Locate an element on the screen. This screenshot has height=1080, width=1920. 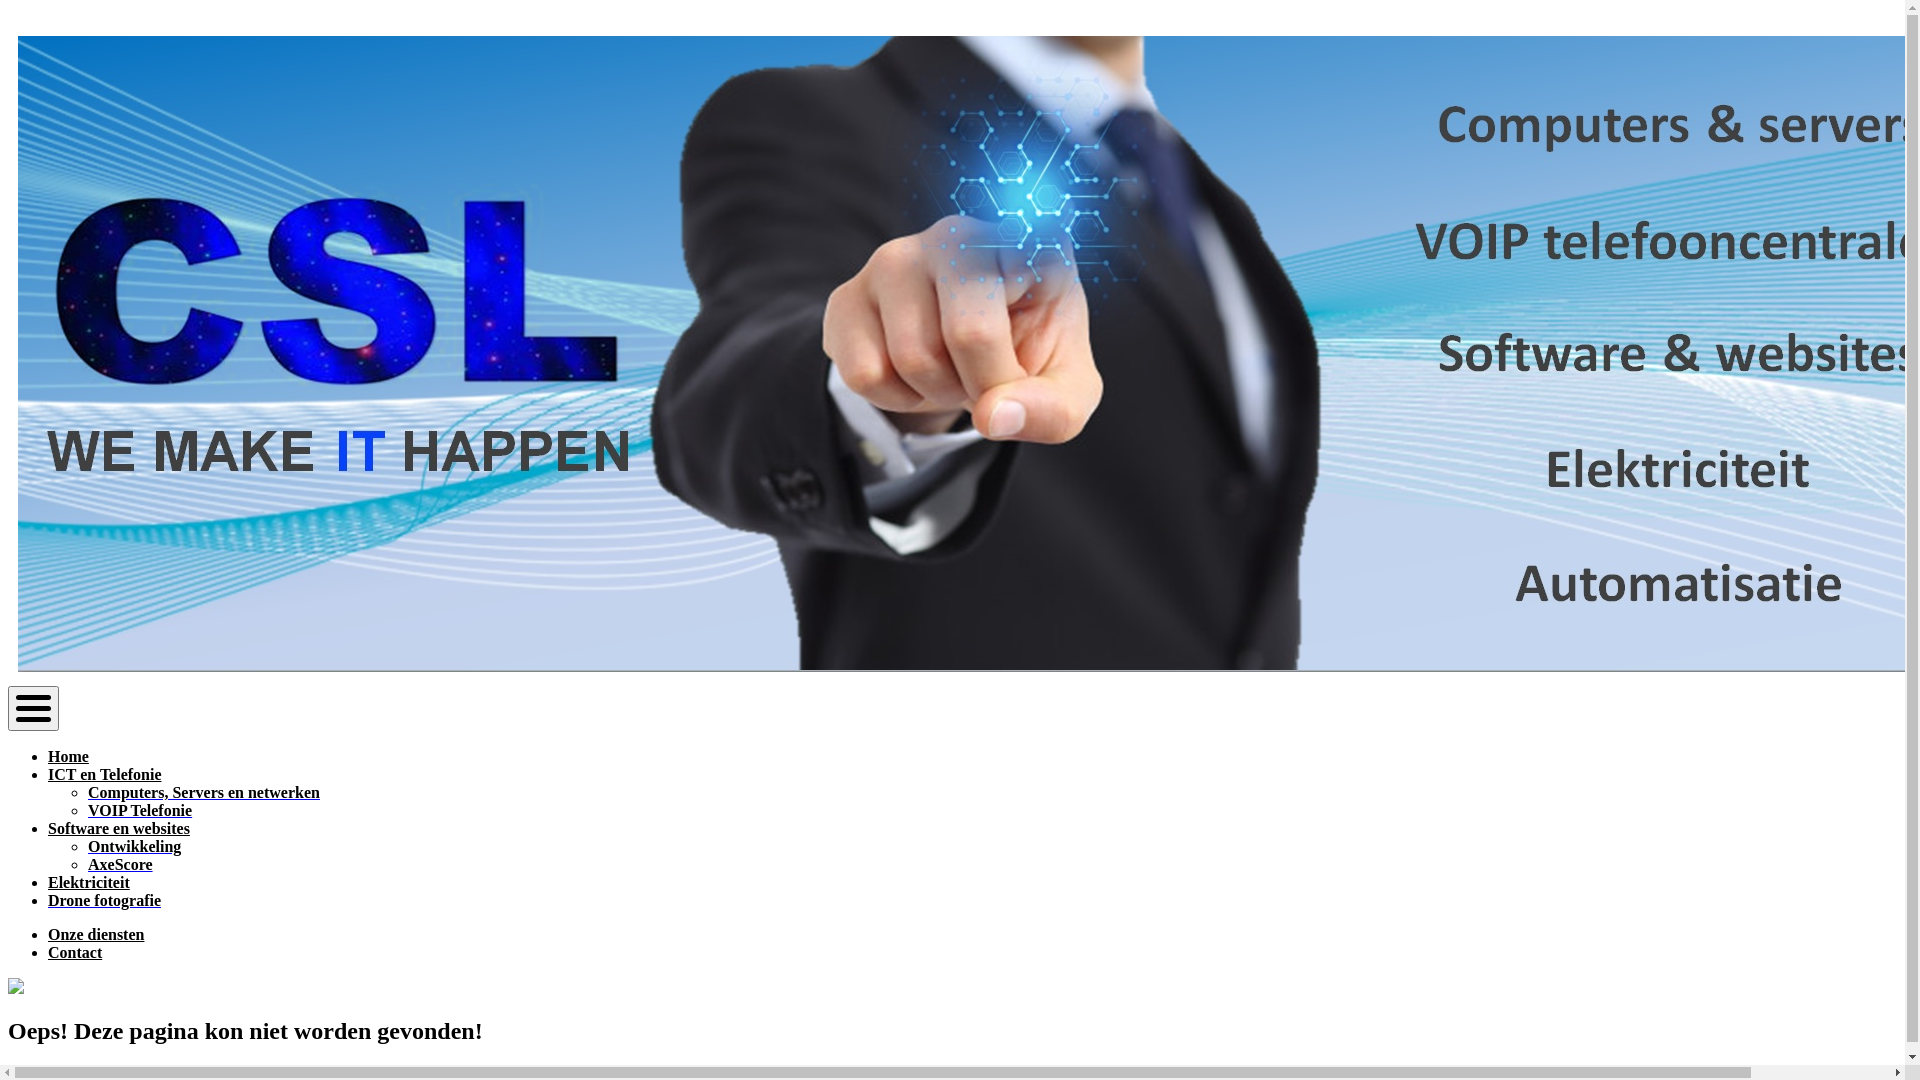
'Computers, Servers en netwerken' is located at coordinates (203, 791).